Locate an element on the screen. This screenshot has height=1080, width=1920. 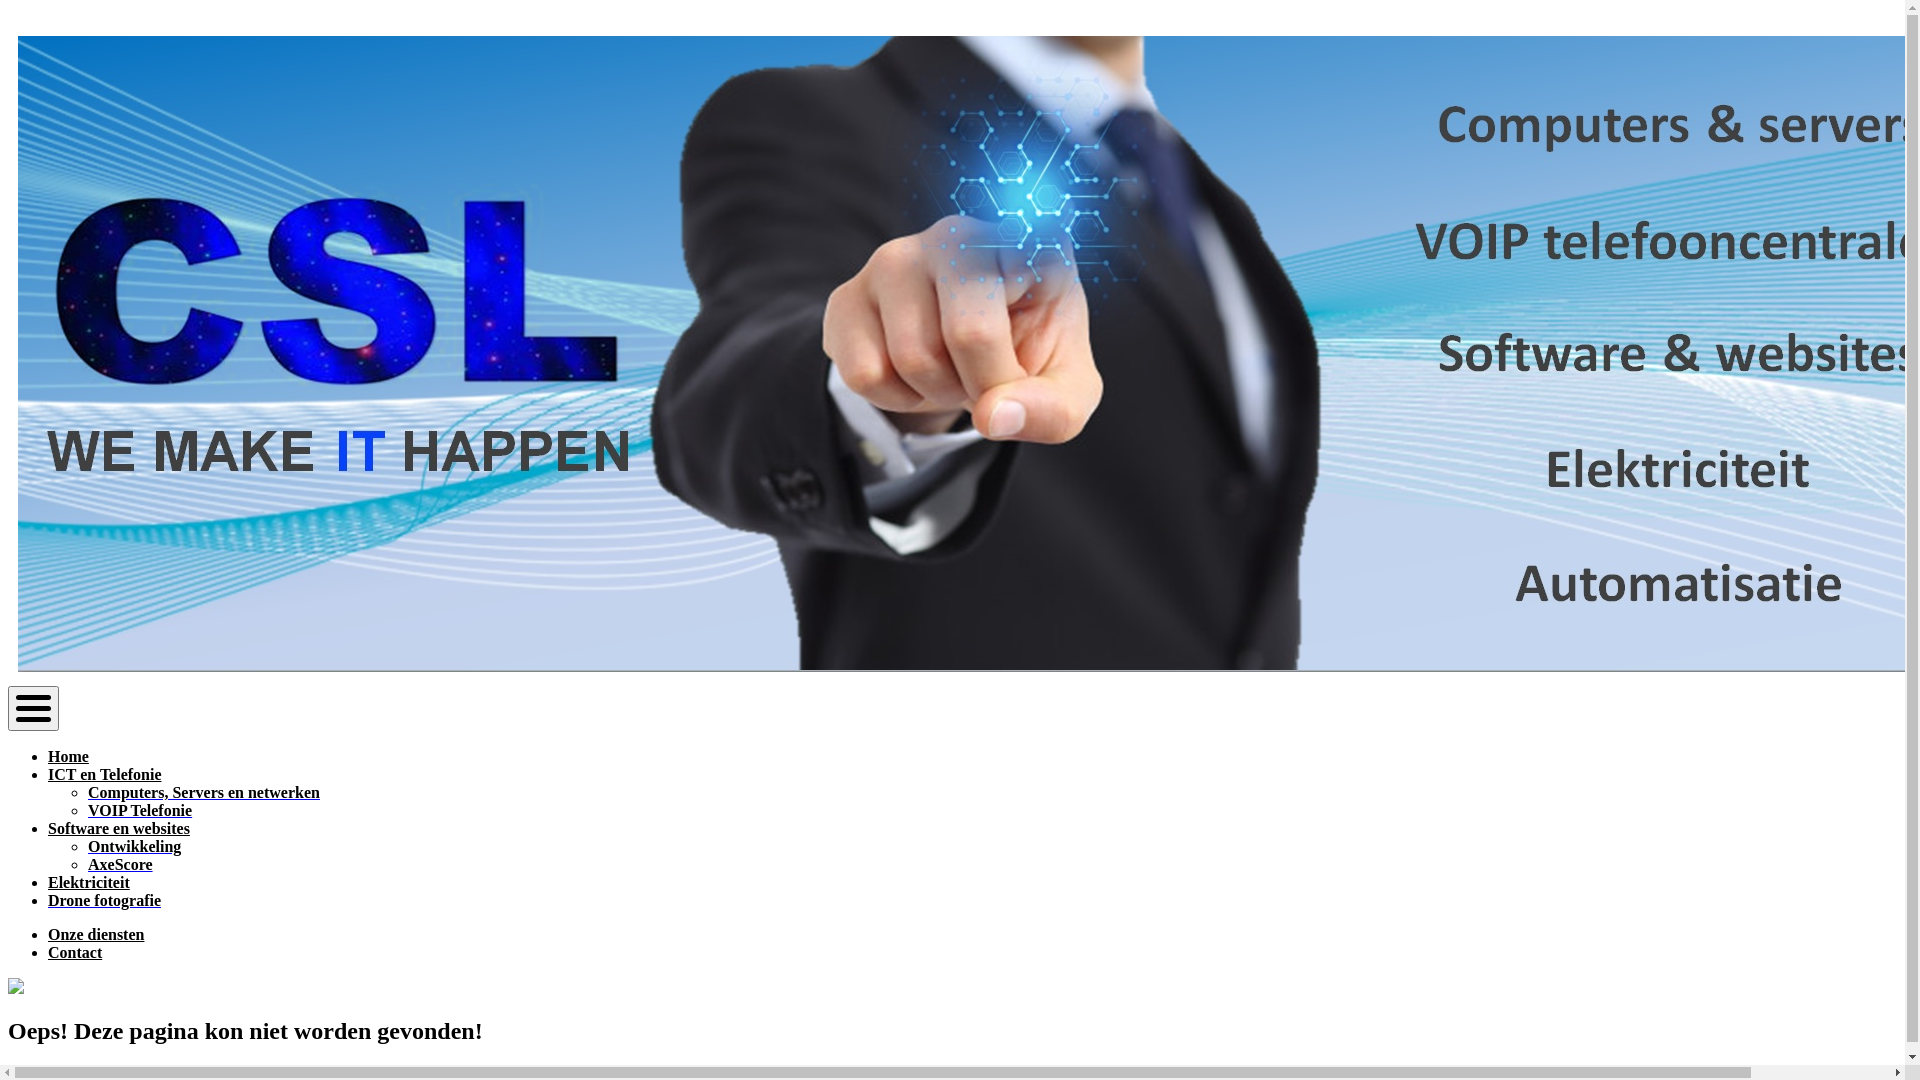
'Computers, Servers en netwerken' is located at coordinates (203, 791).